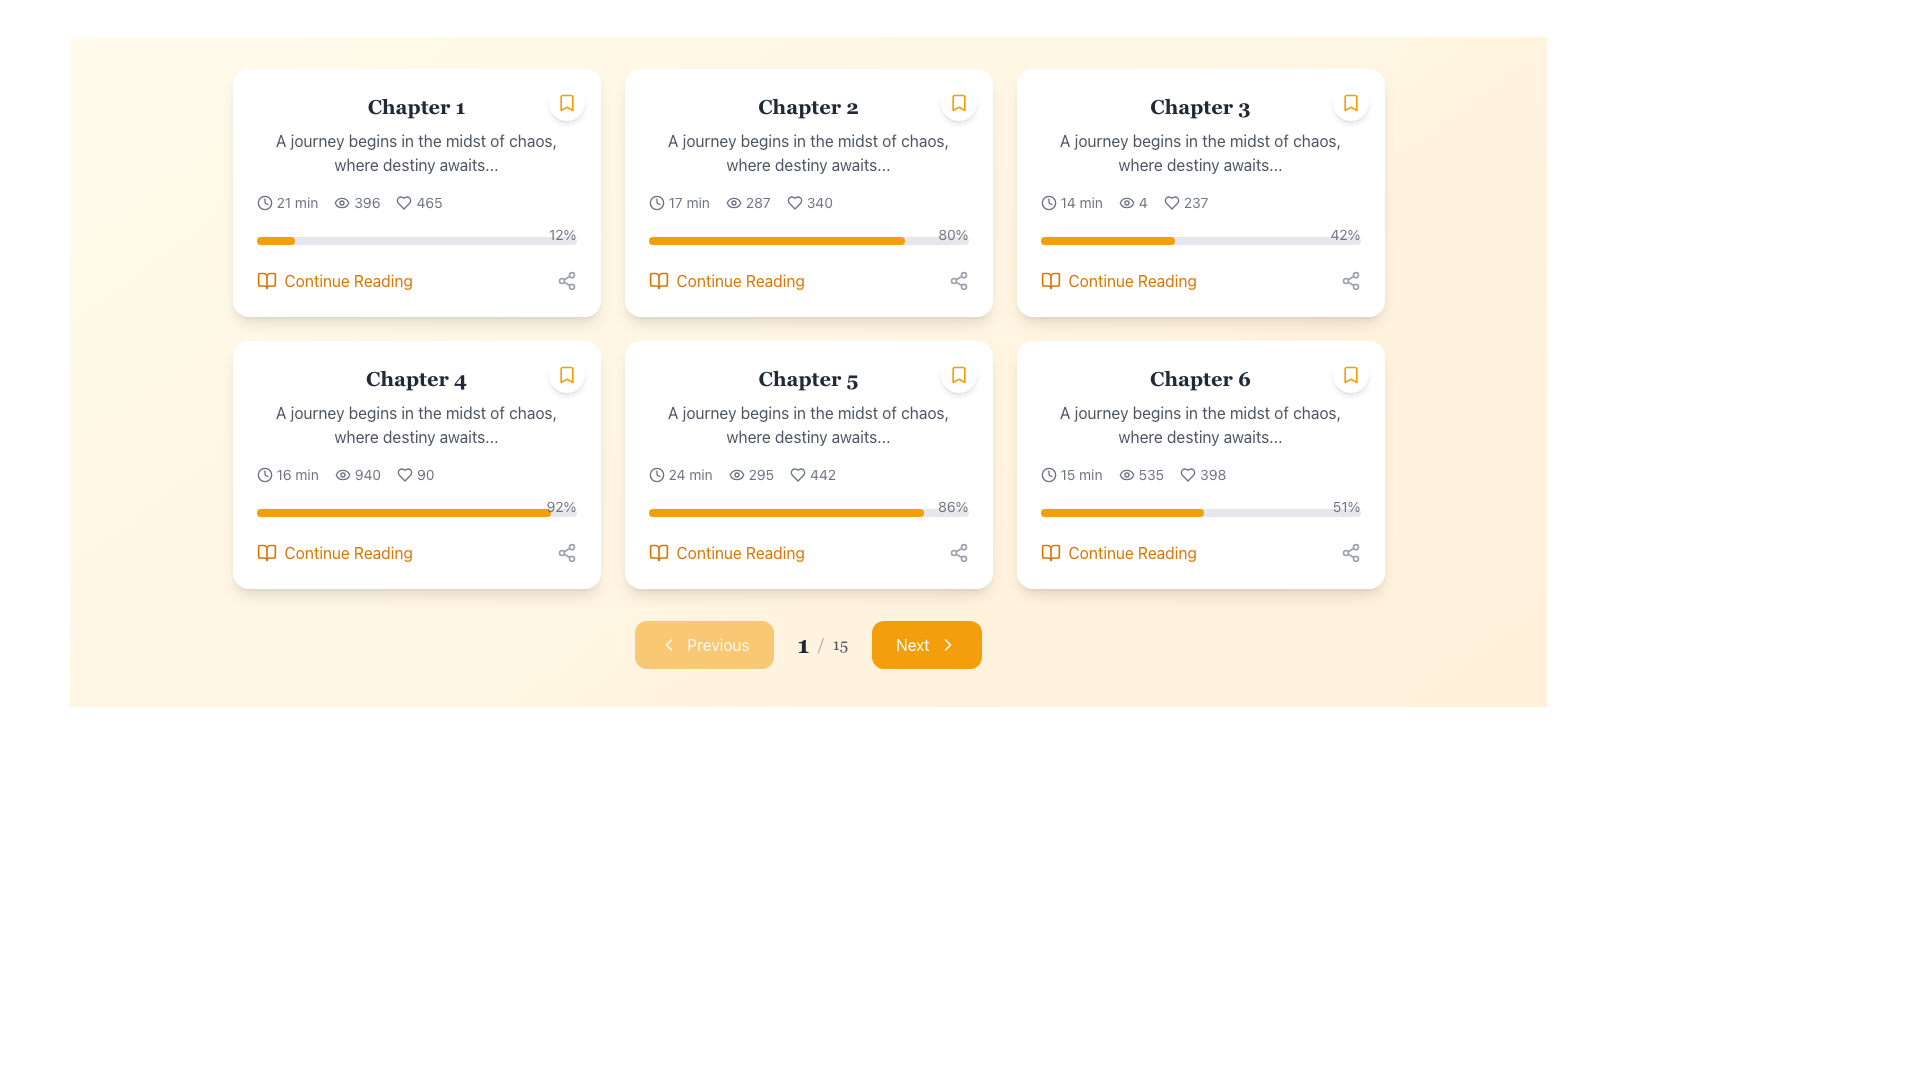 The image size is (1920, 1080). Describe the element at coordinates (1350, 281) in the screenshot. I see `the share icon located at the bottom right corner of the card labeled 'Chapter 3'` at that location.